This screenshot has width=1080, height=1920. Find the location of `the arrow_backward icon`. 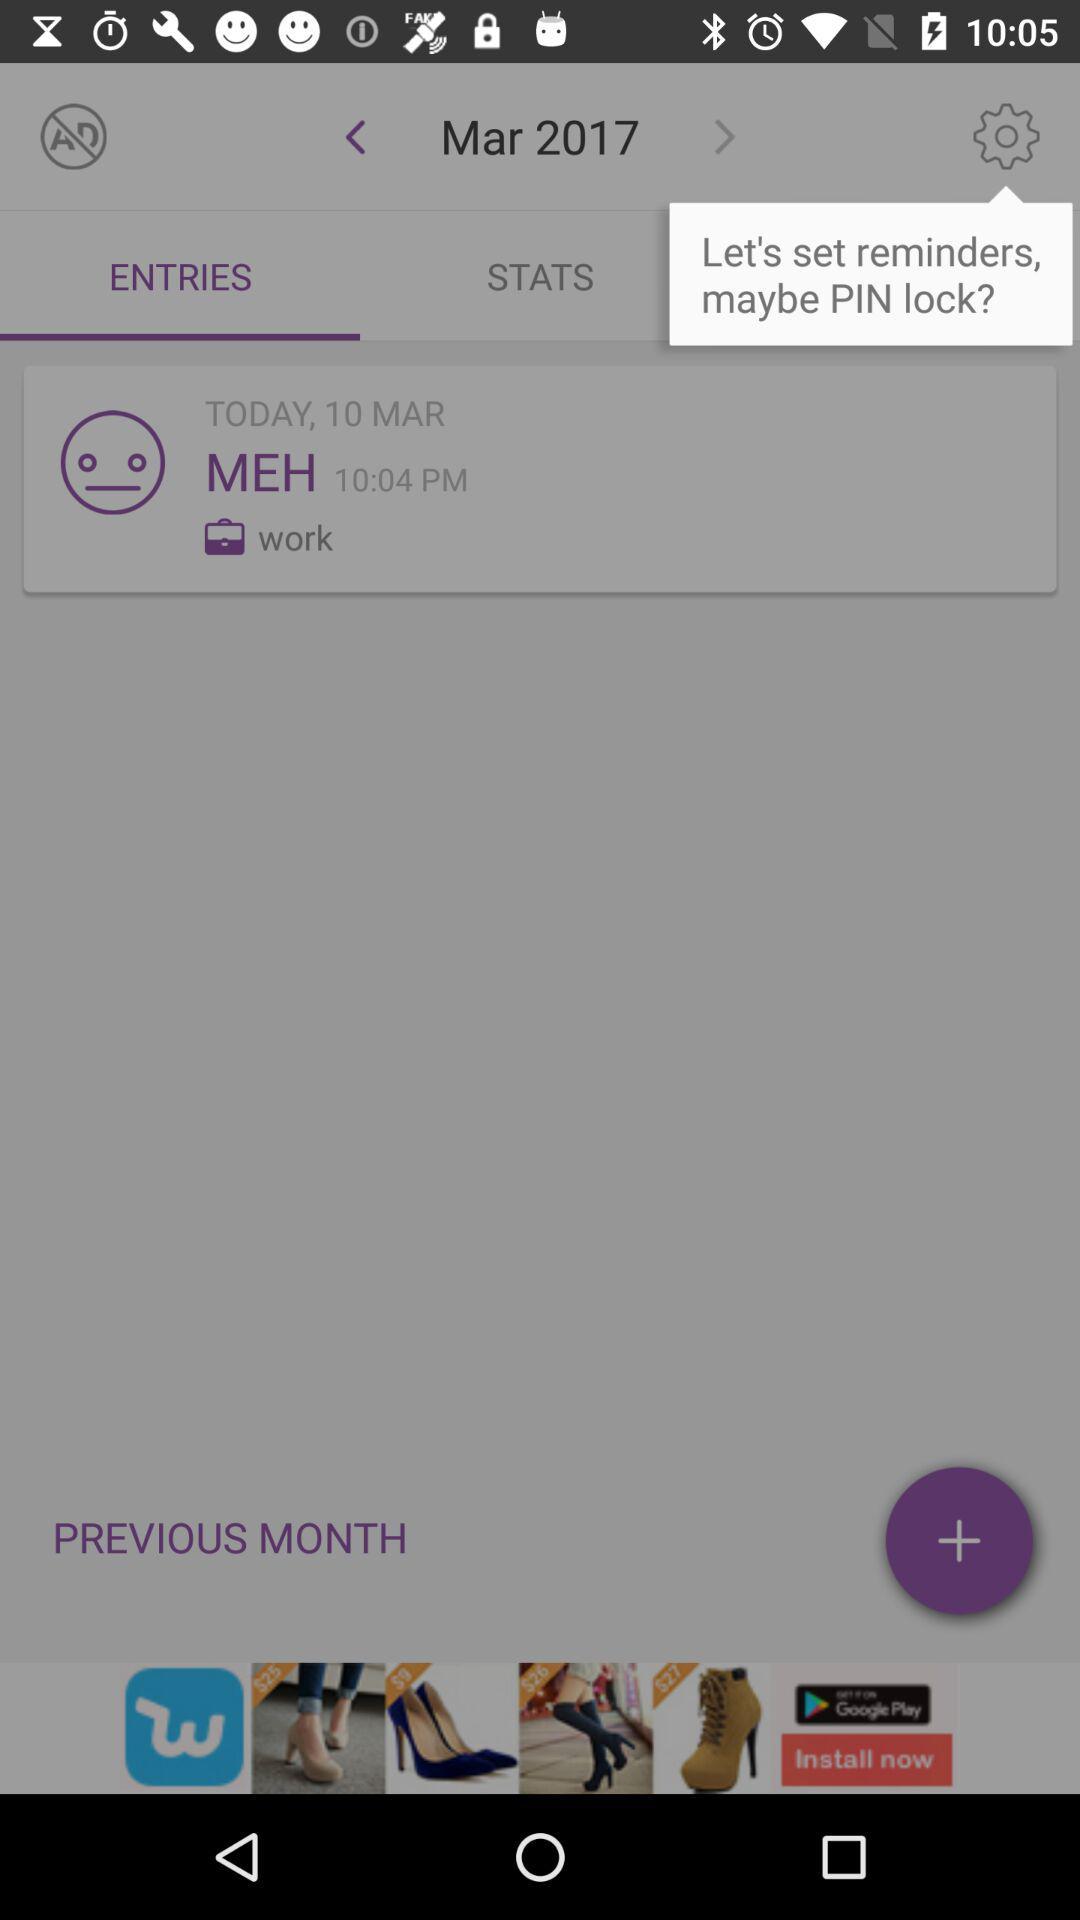

the arrow_backward icon is located at coordinates (354, 135).